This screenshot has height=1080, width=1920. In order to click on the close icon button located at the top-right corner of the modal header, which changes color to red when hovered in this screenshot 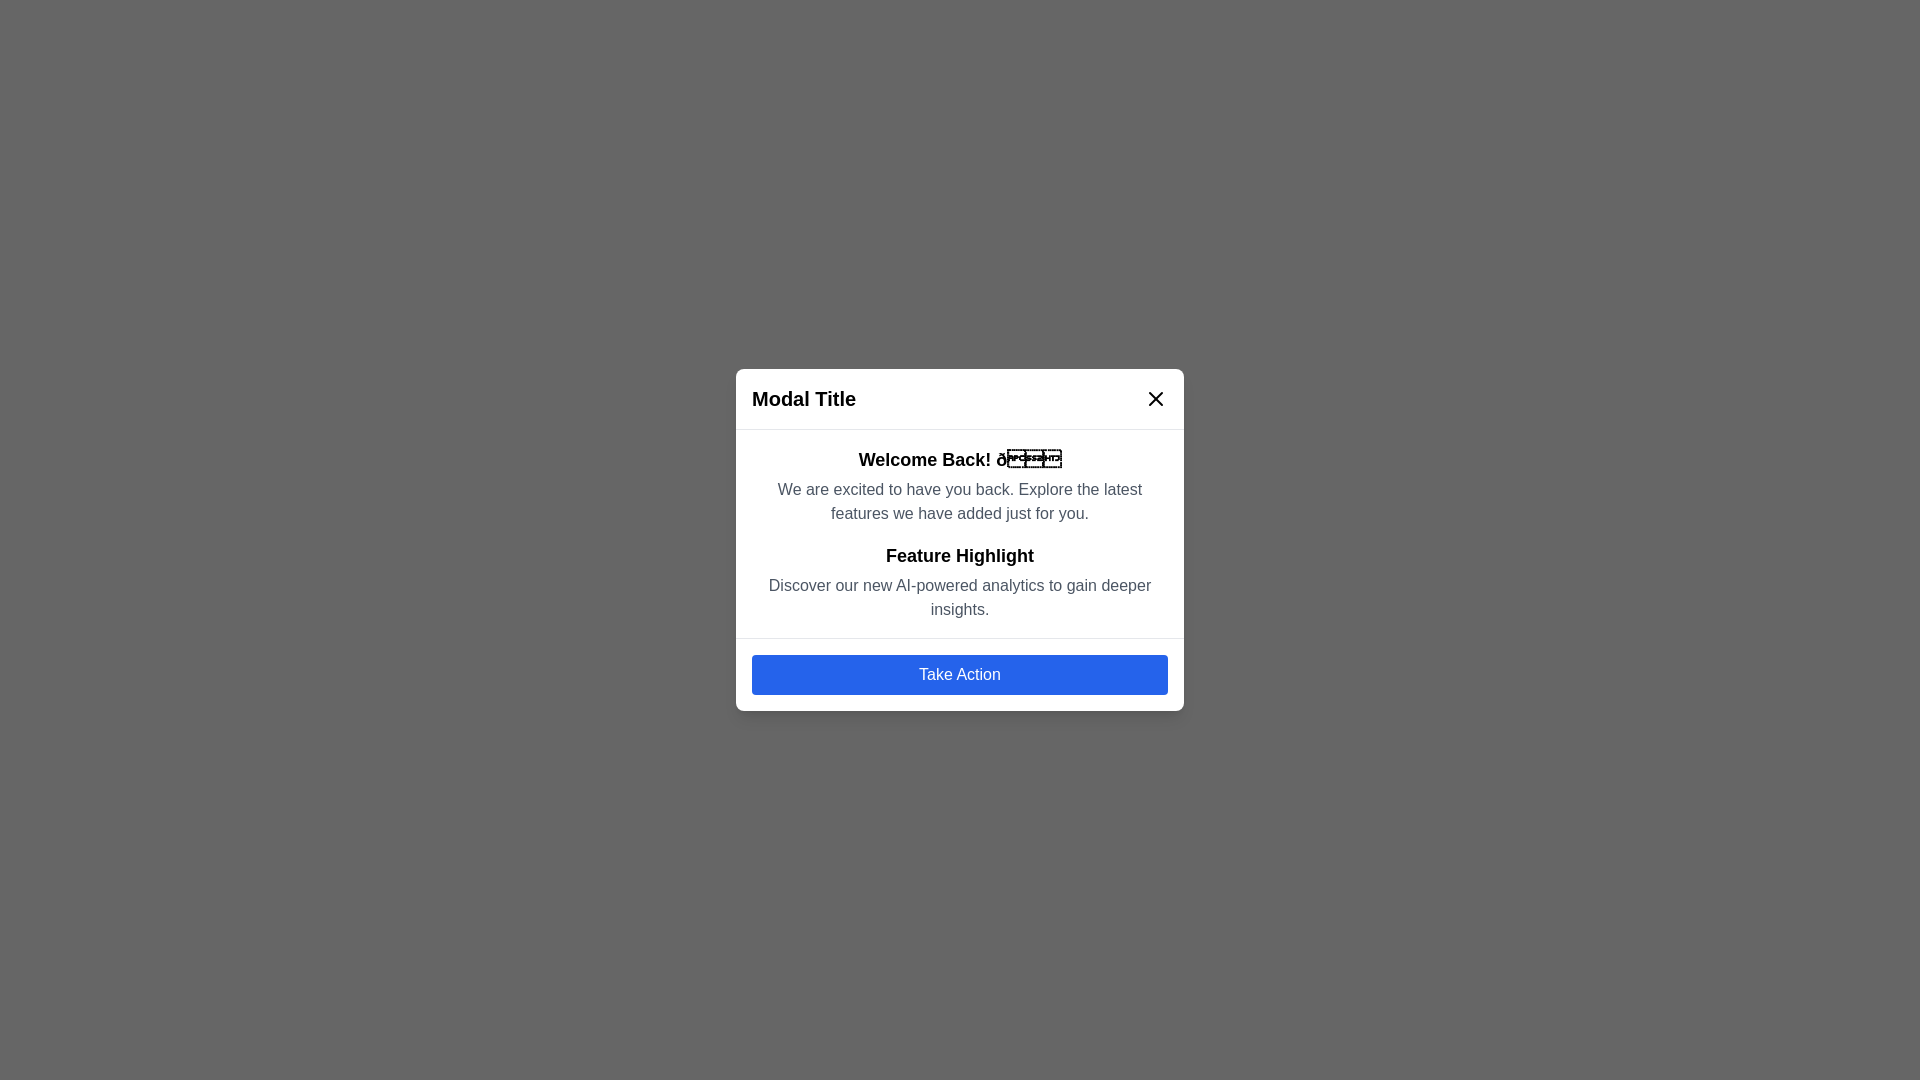, I will do `click(1156, 398)`.